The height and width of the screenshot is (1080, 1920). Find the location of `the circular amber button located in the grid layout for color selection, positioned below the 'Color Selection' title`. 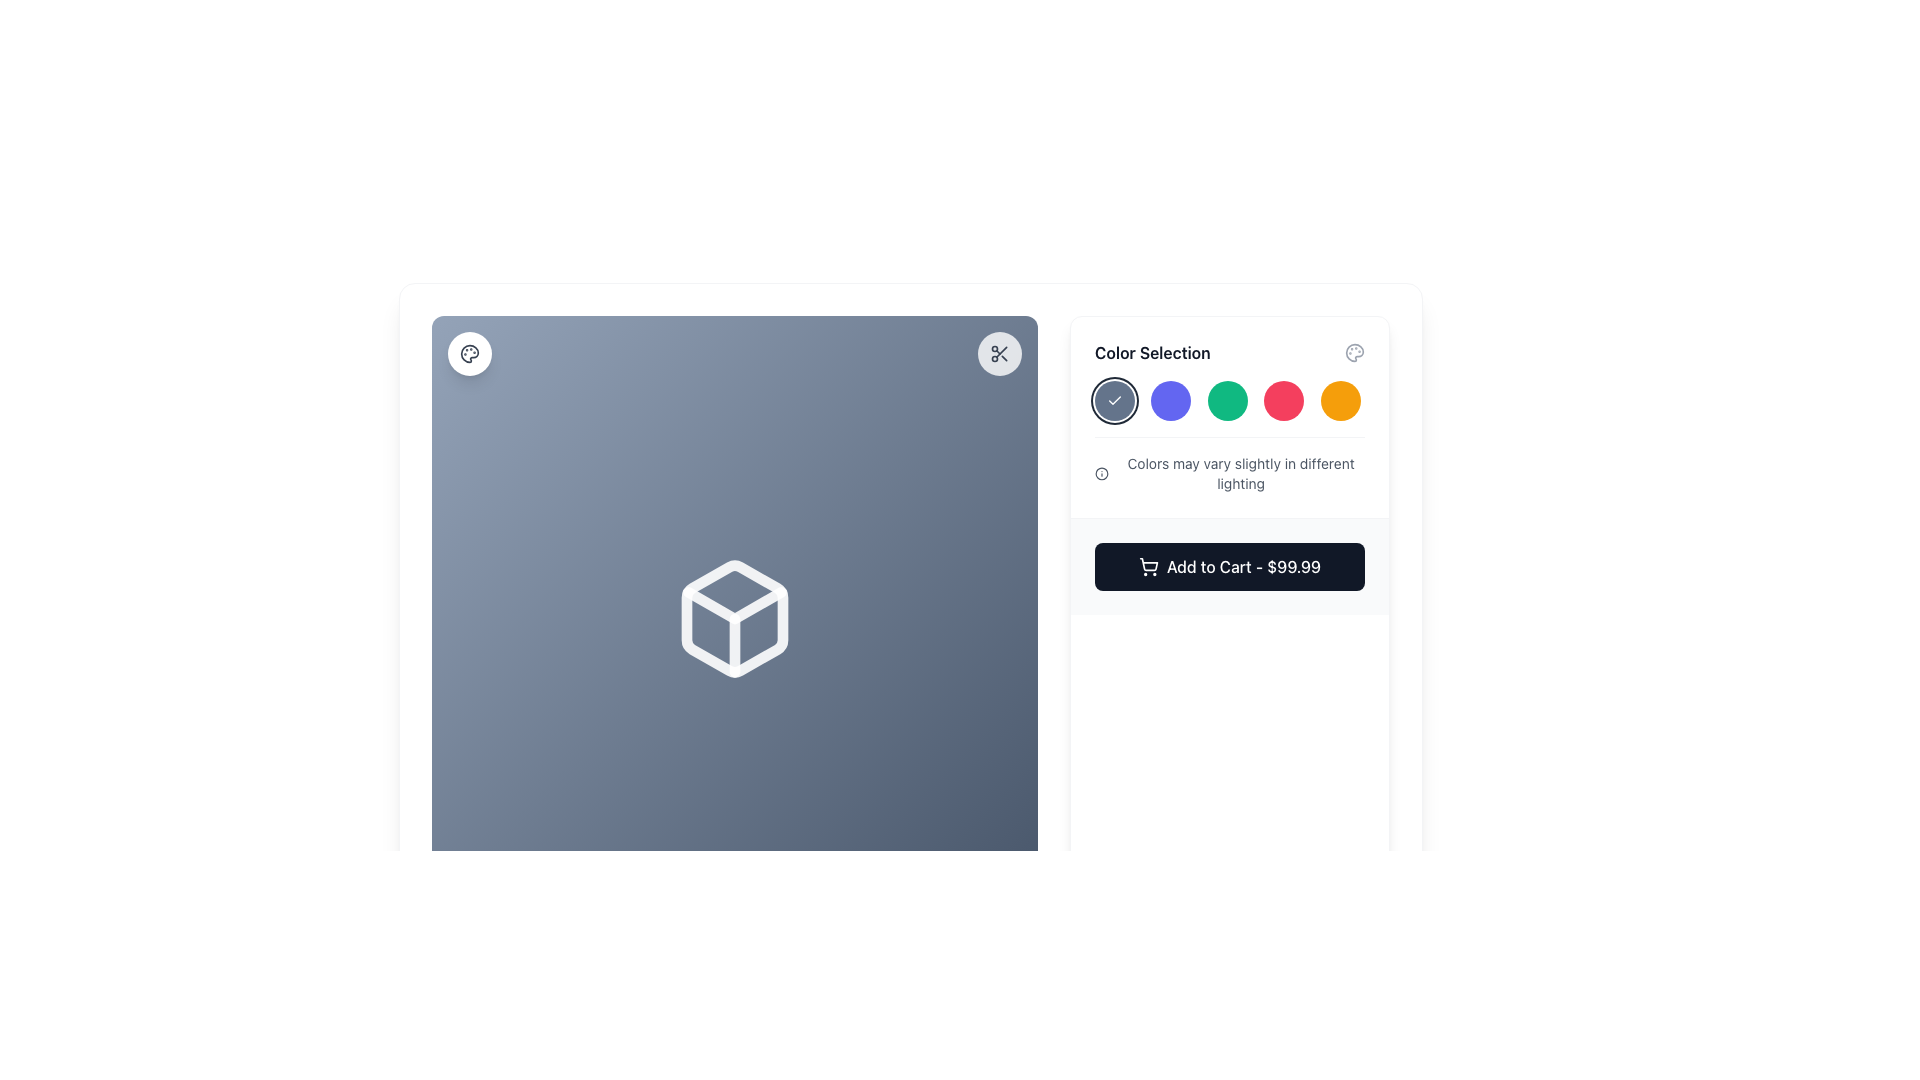

the circular amber button located in the grid layout for color selection, positioned below the 'Color Selection' title is located at coordinates (1340, 401).